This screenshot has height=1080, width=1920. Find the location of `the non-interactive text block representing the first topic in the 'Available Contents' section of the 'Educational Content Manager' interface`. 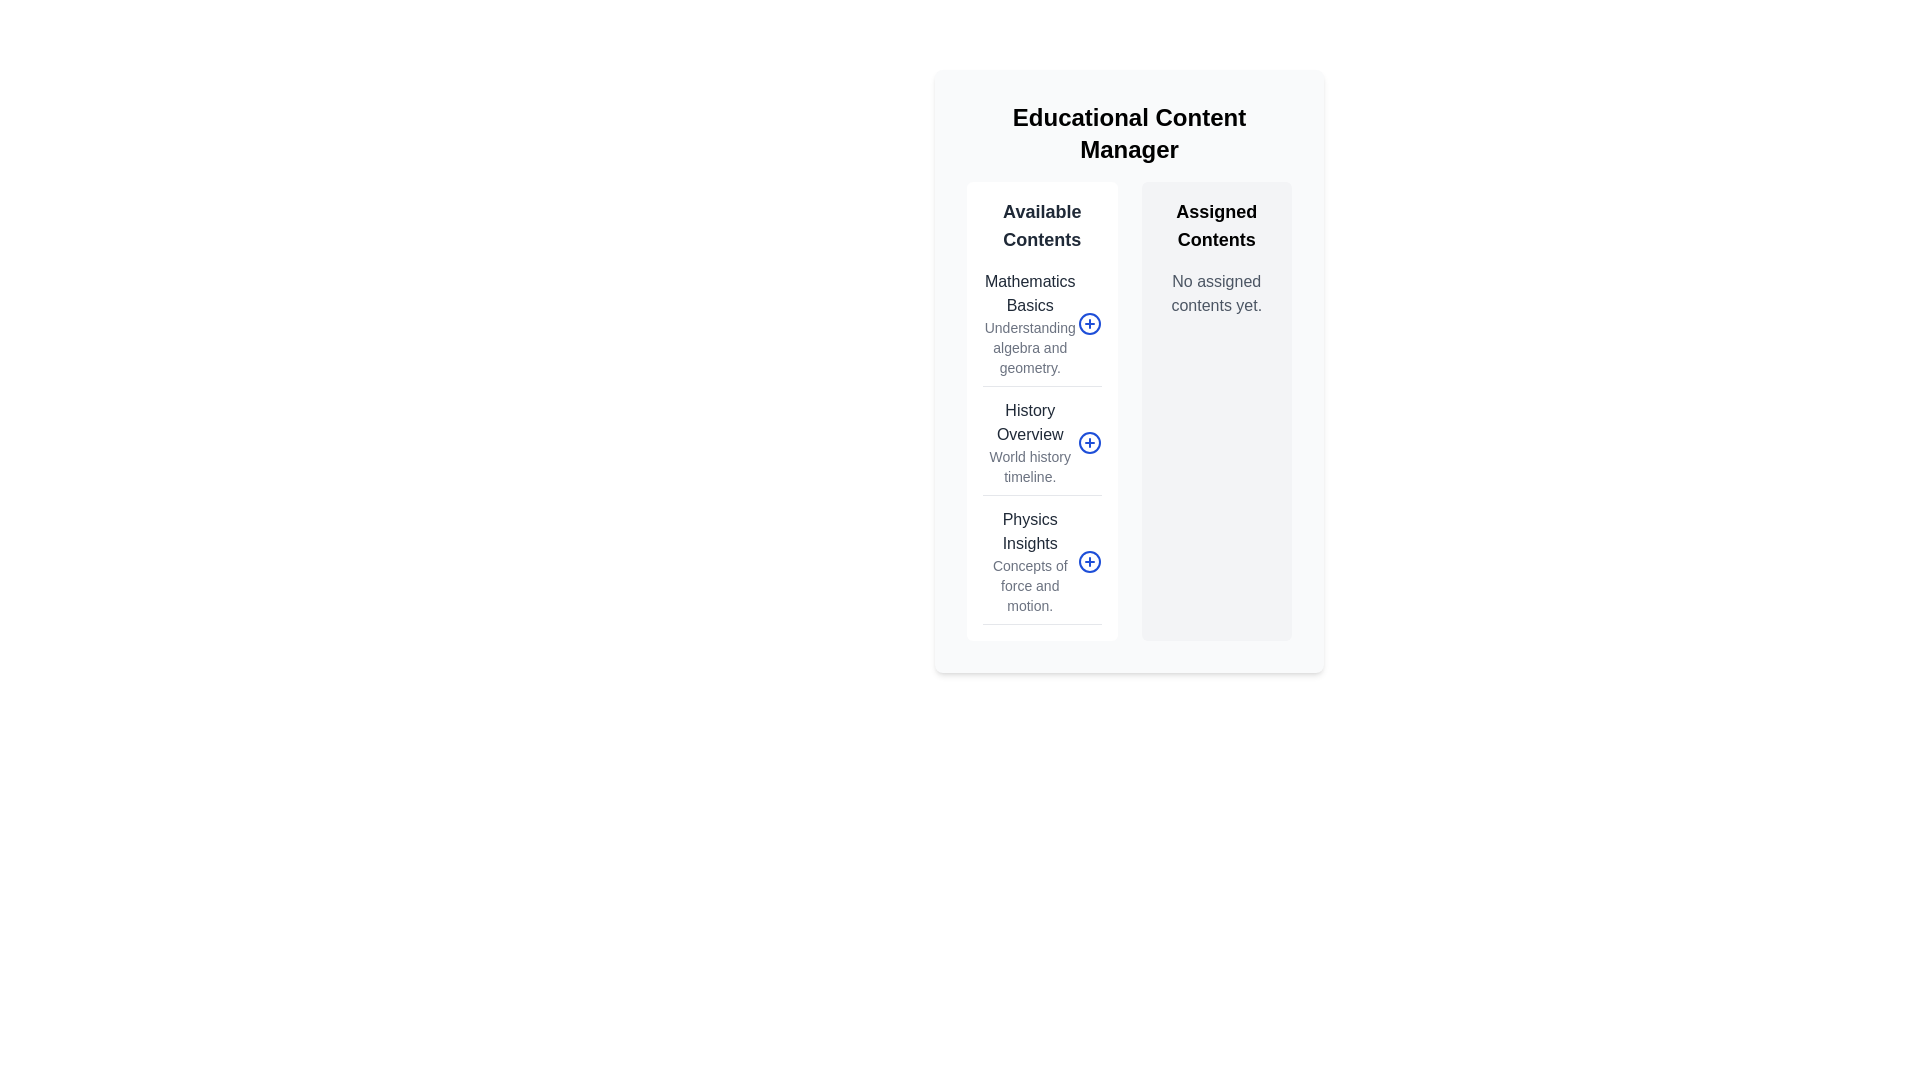

the non-interactive text block representing the first topic in the 'Available Contents' section of the 'Educational Content Manager' interface is located at coordinates (1030, 323).